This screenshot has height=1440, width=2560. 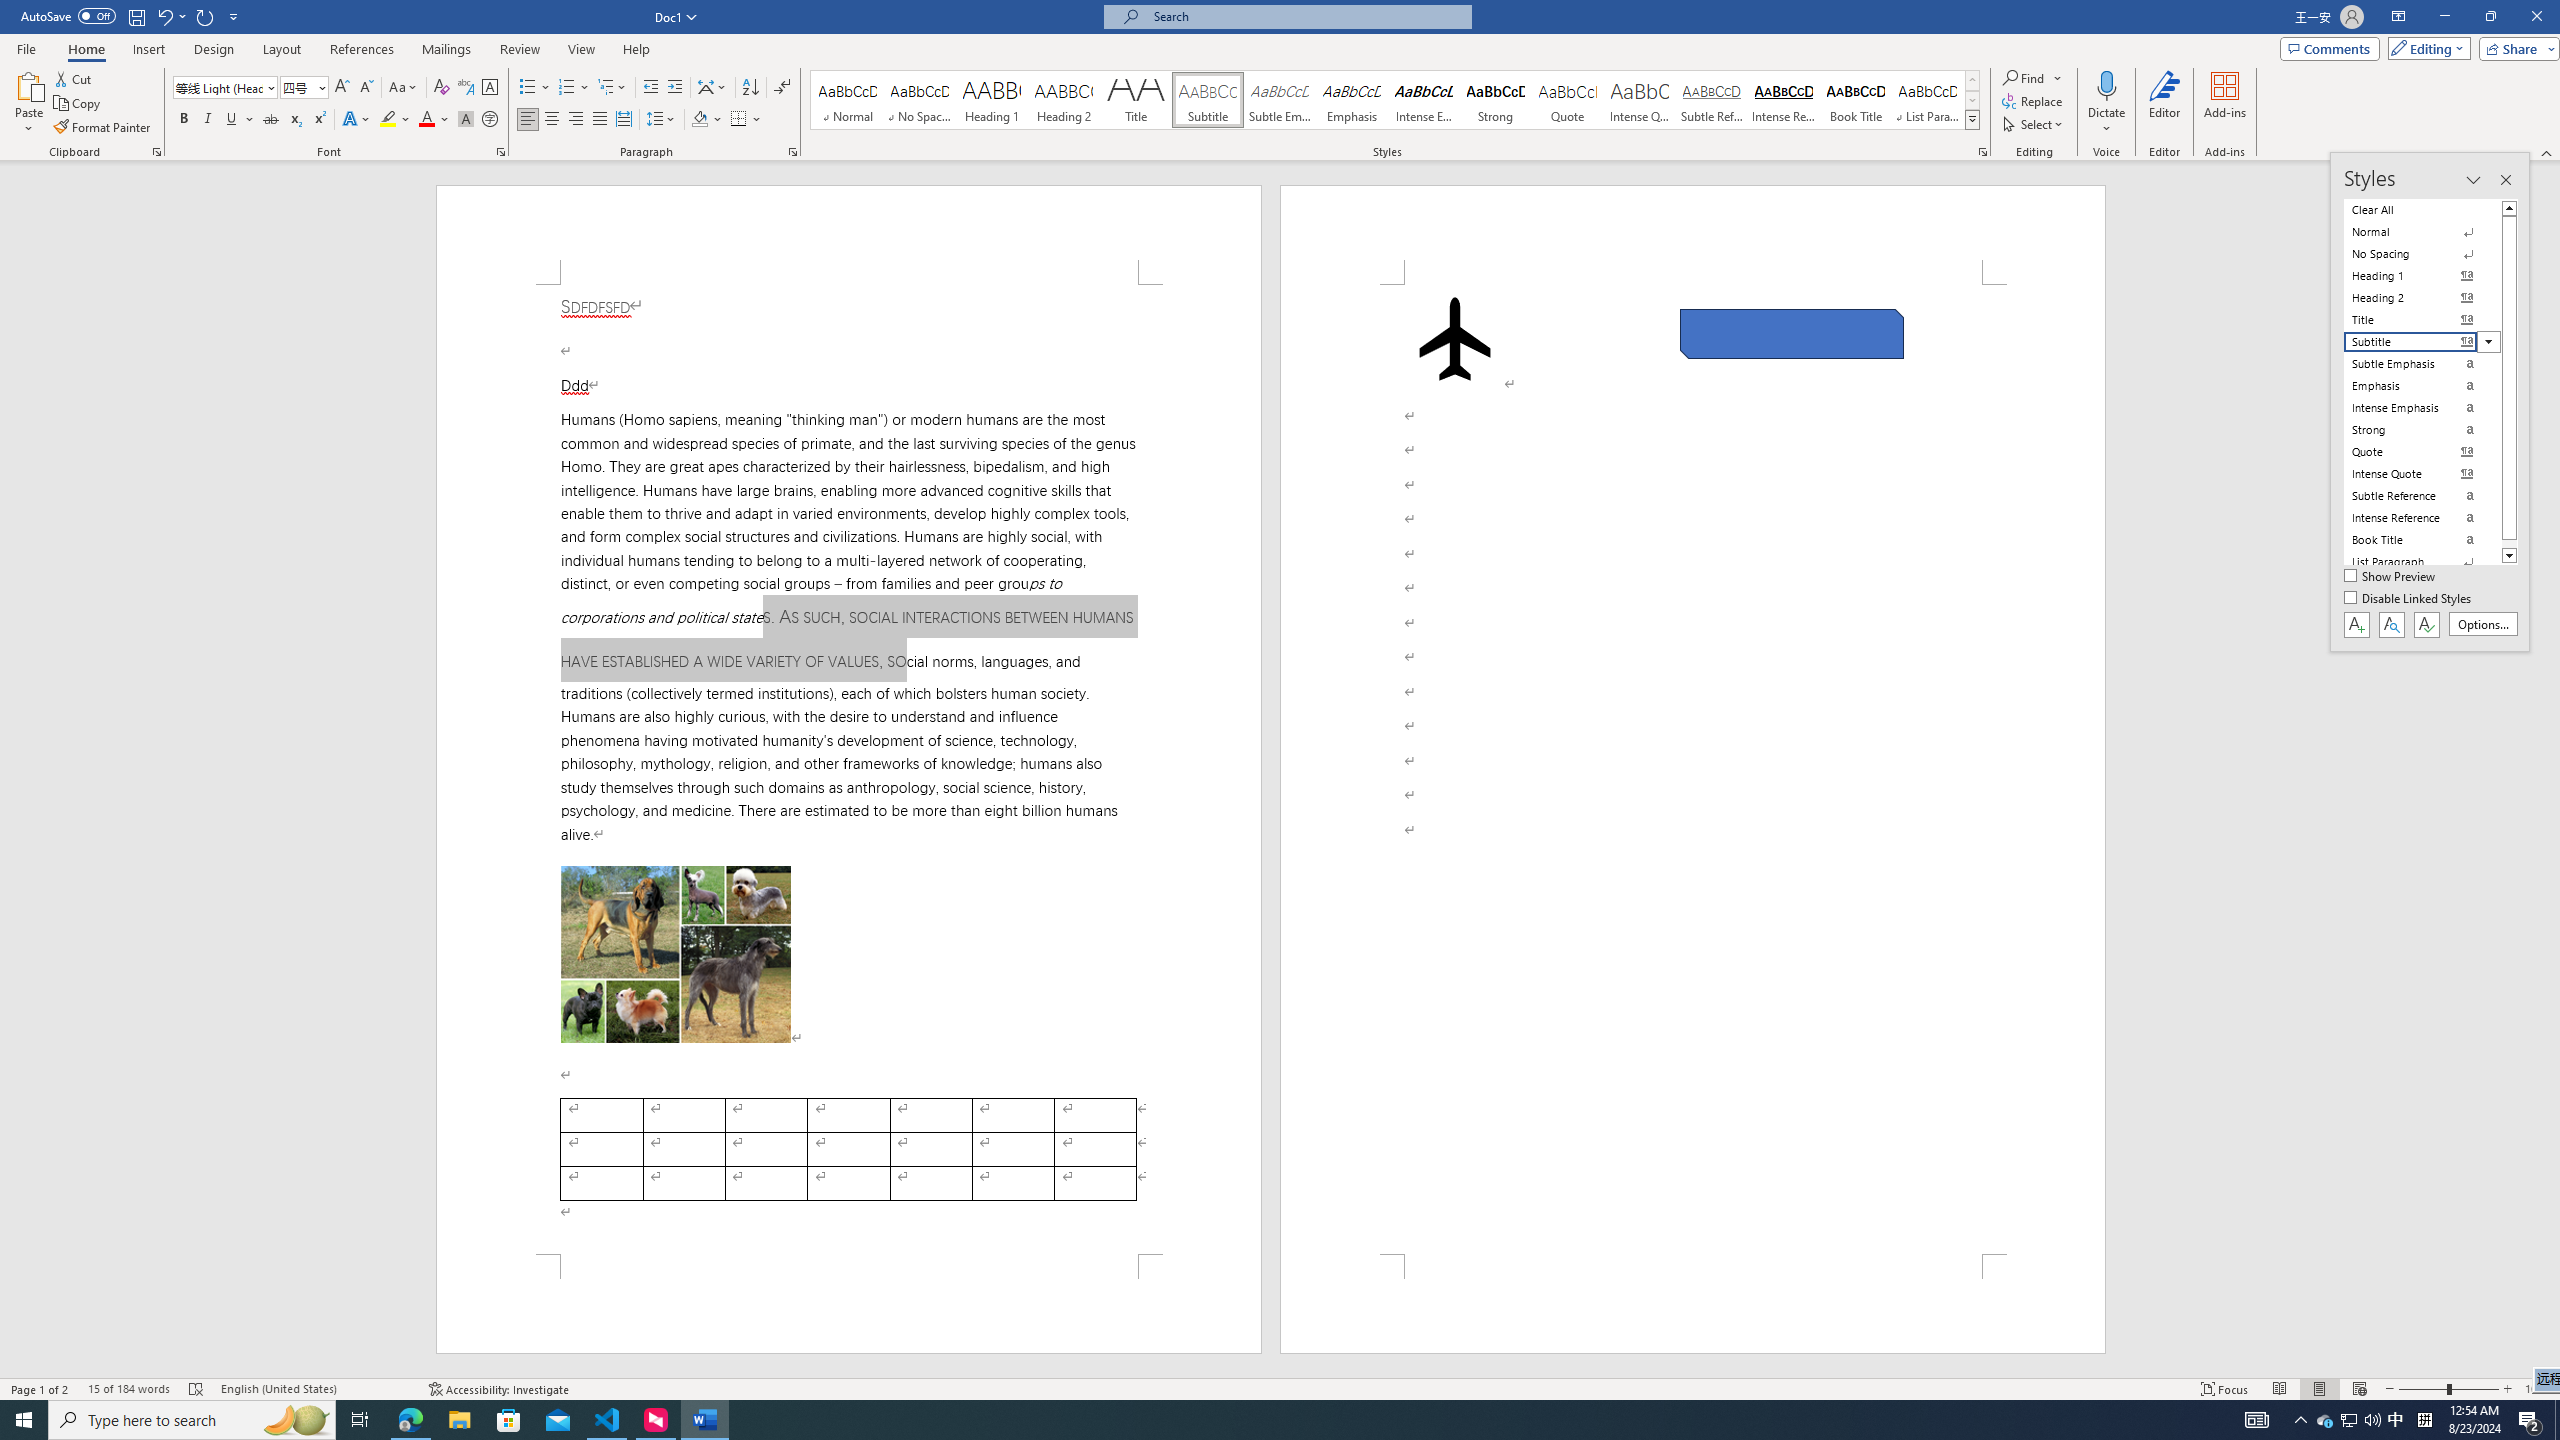 What do you see at coordinates (395, 118) in the screenshot?
I see `'Text Highlight Color'` at bounding box center [395, 118].